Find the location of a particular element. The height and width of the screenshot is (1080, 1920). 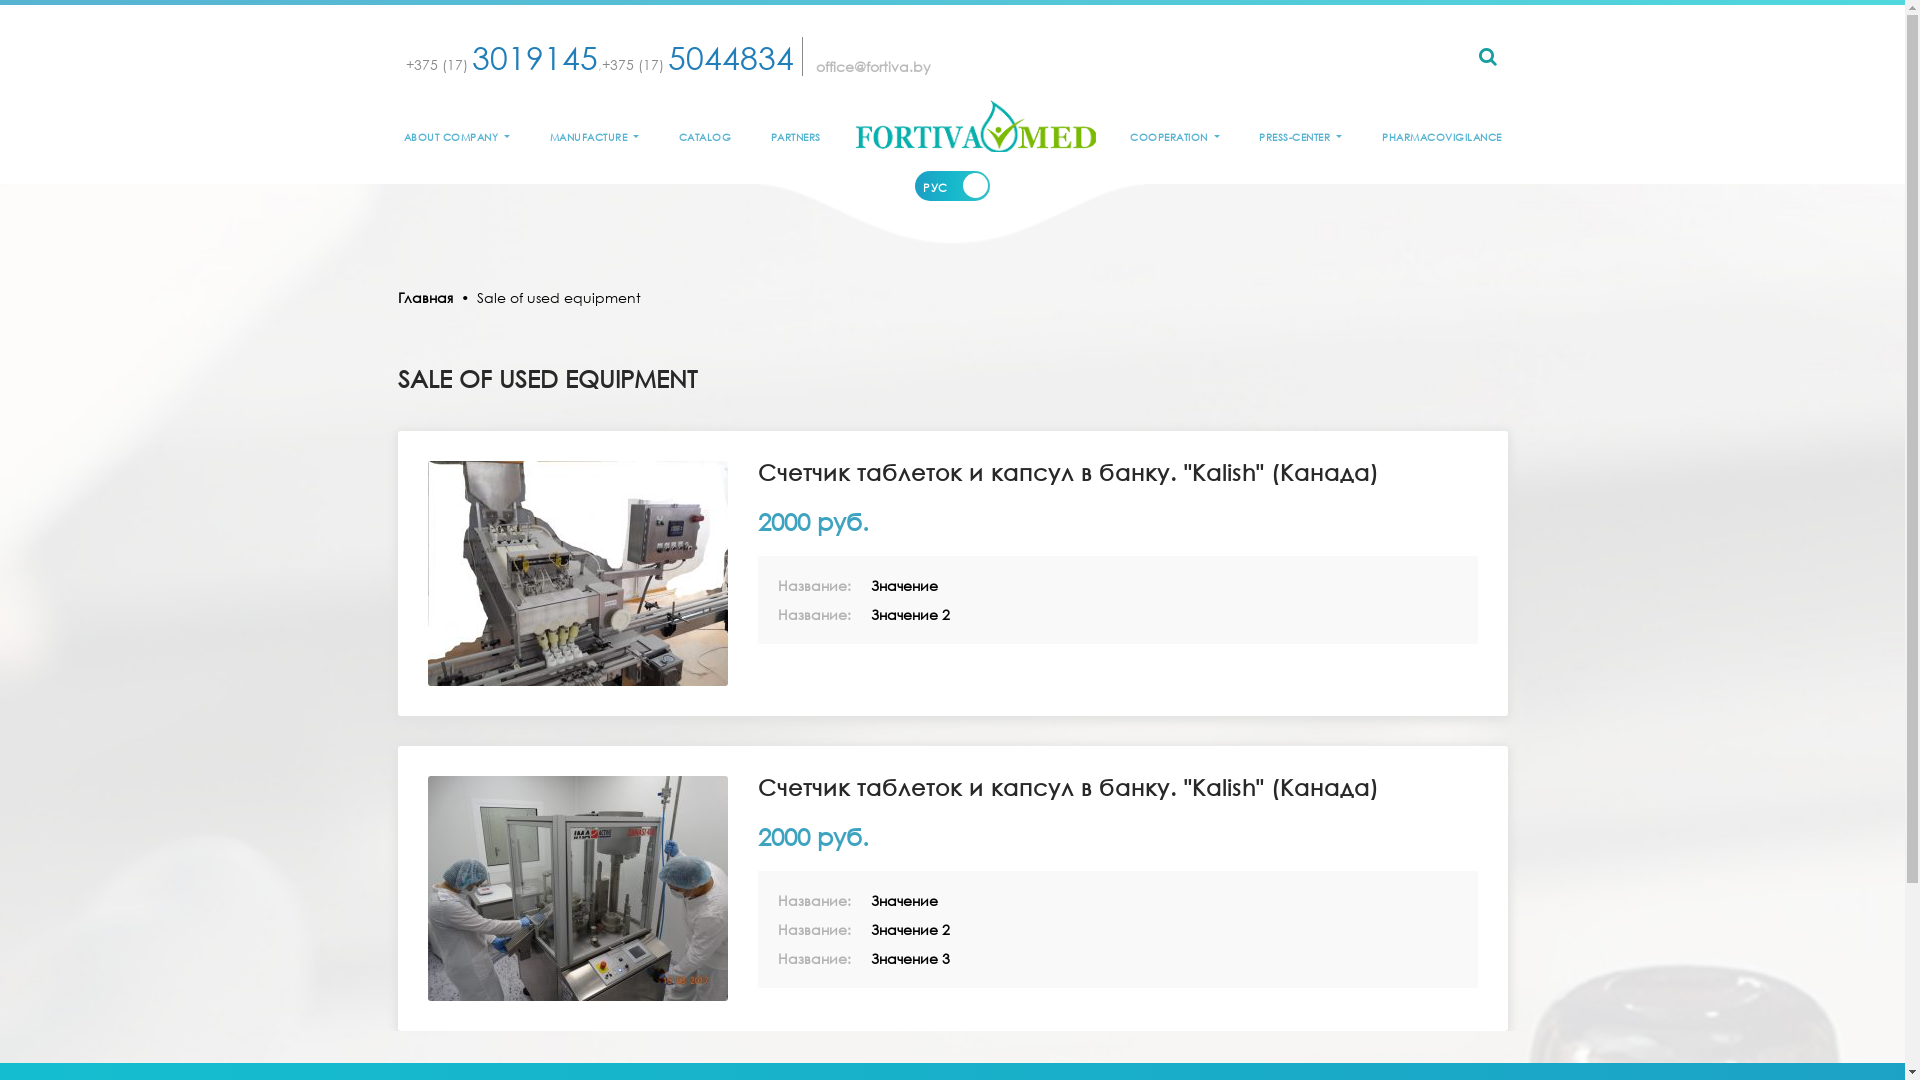

'office@fortiva.by' is located at coordinates (873, 65).